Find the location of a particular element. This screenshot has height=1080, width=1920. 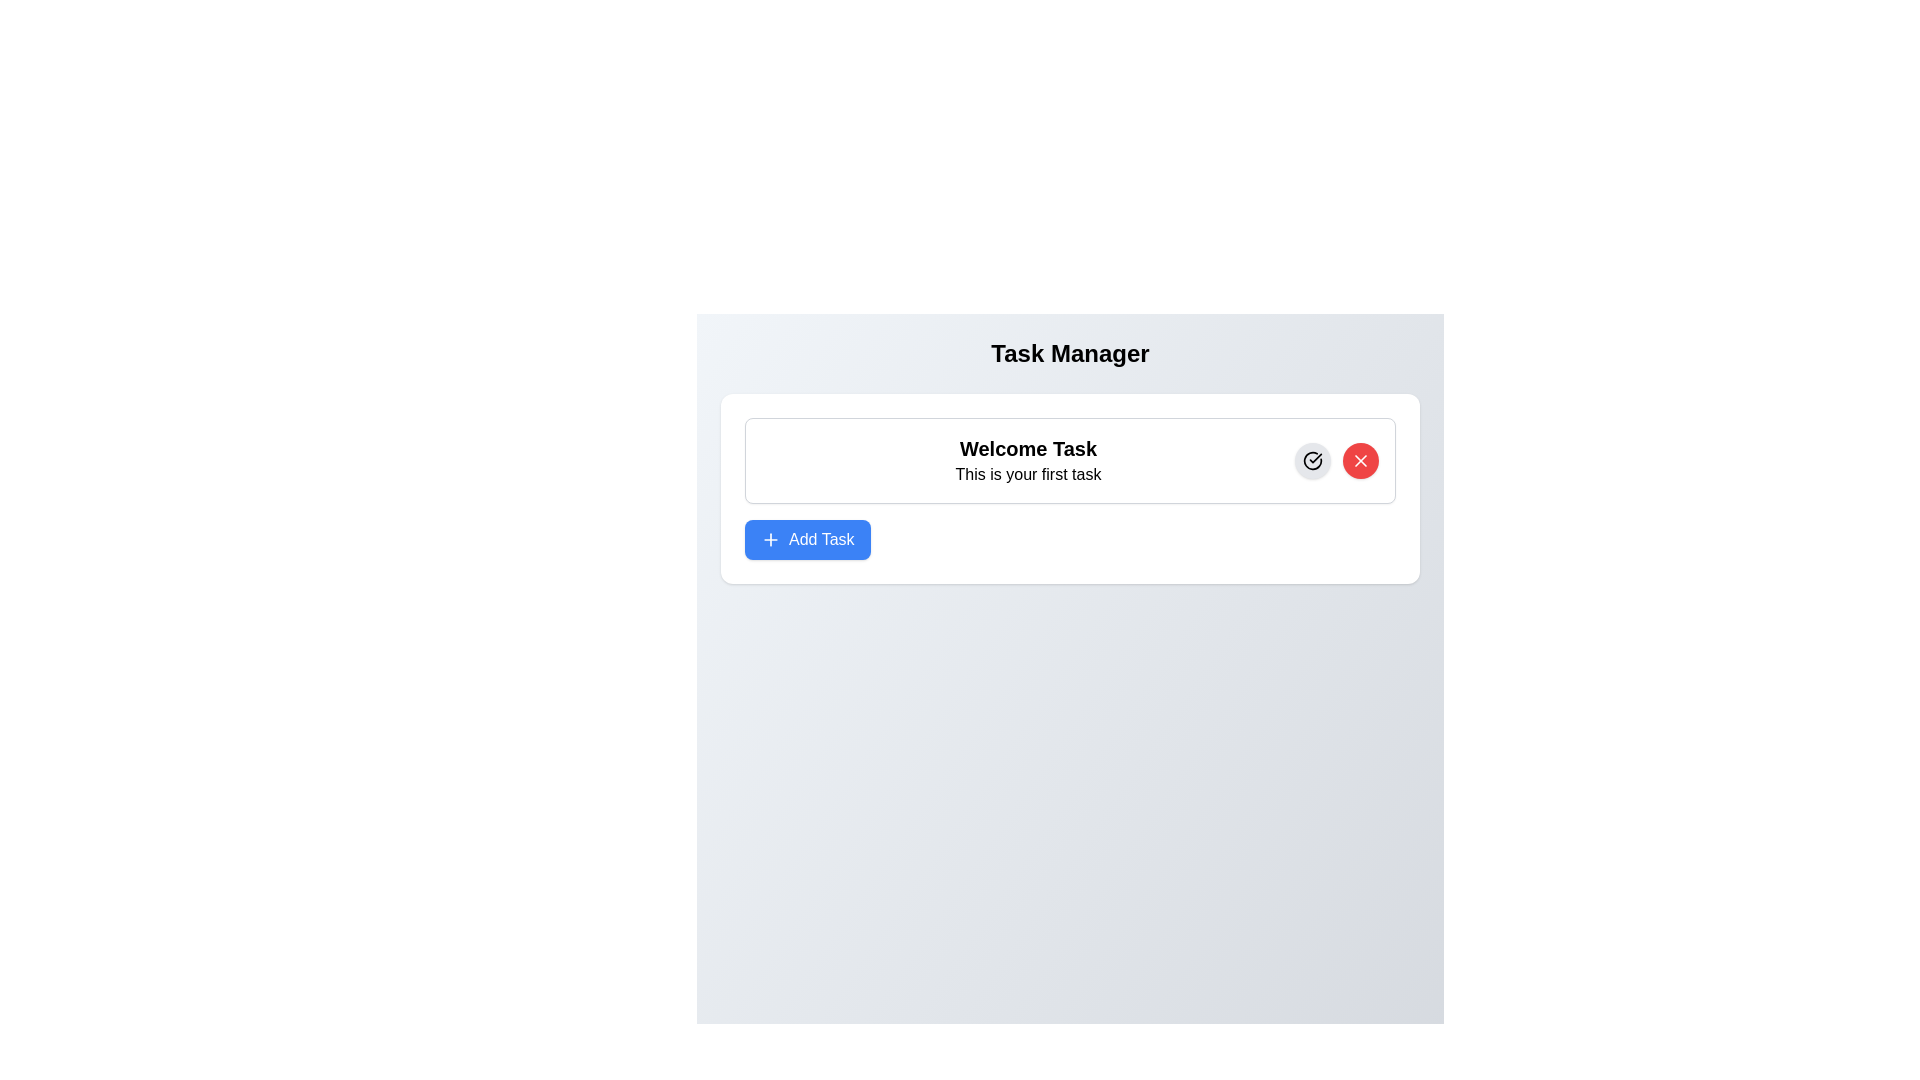

the thin 'X' shaped line icon on the red circular button is located at coordinates (1360, 461).